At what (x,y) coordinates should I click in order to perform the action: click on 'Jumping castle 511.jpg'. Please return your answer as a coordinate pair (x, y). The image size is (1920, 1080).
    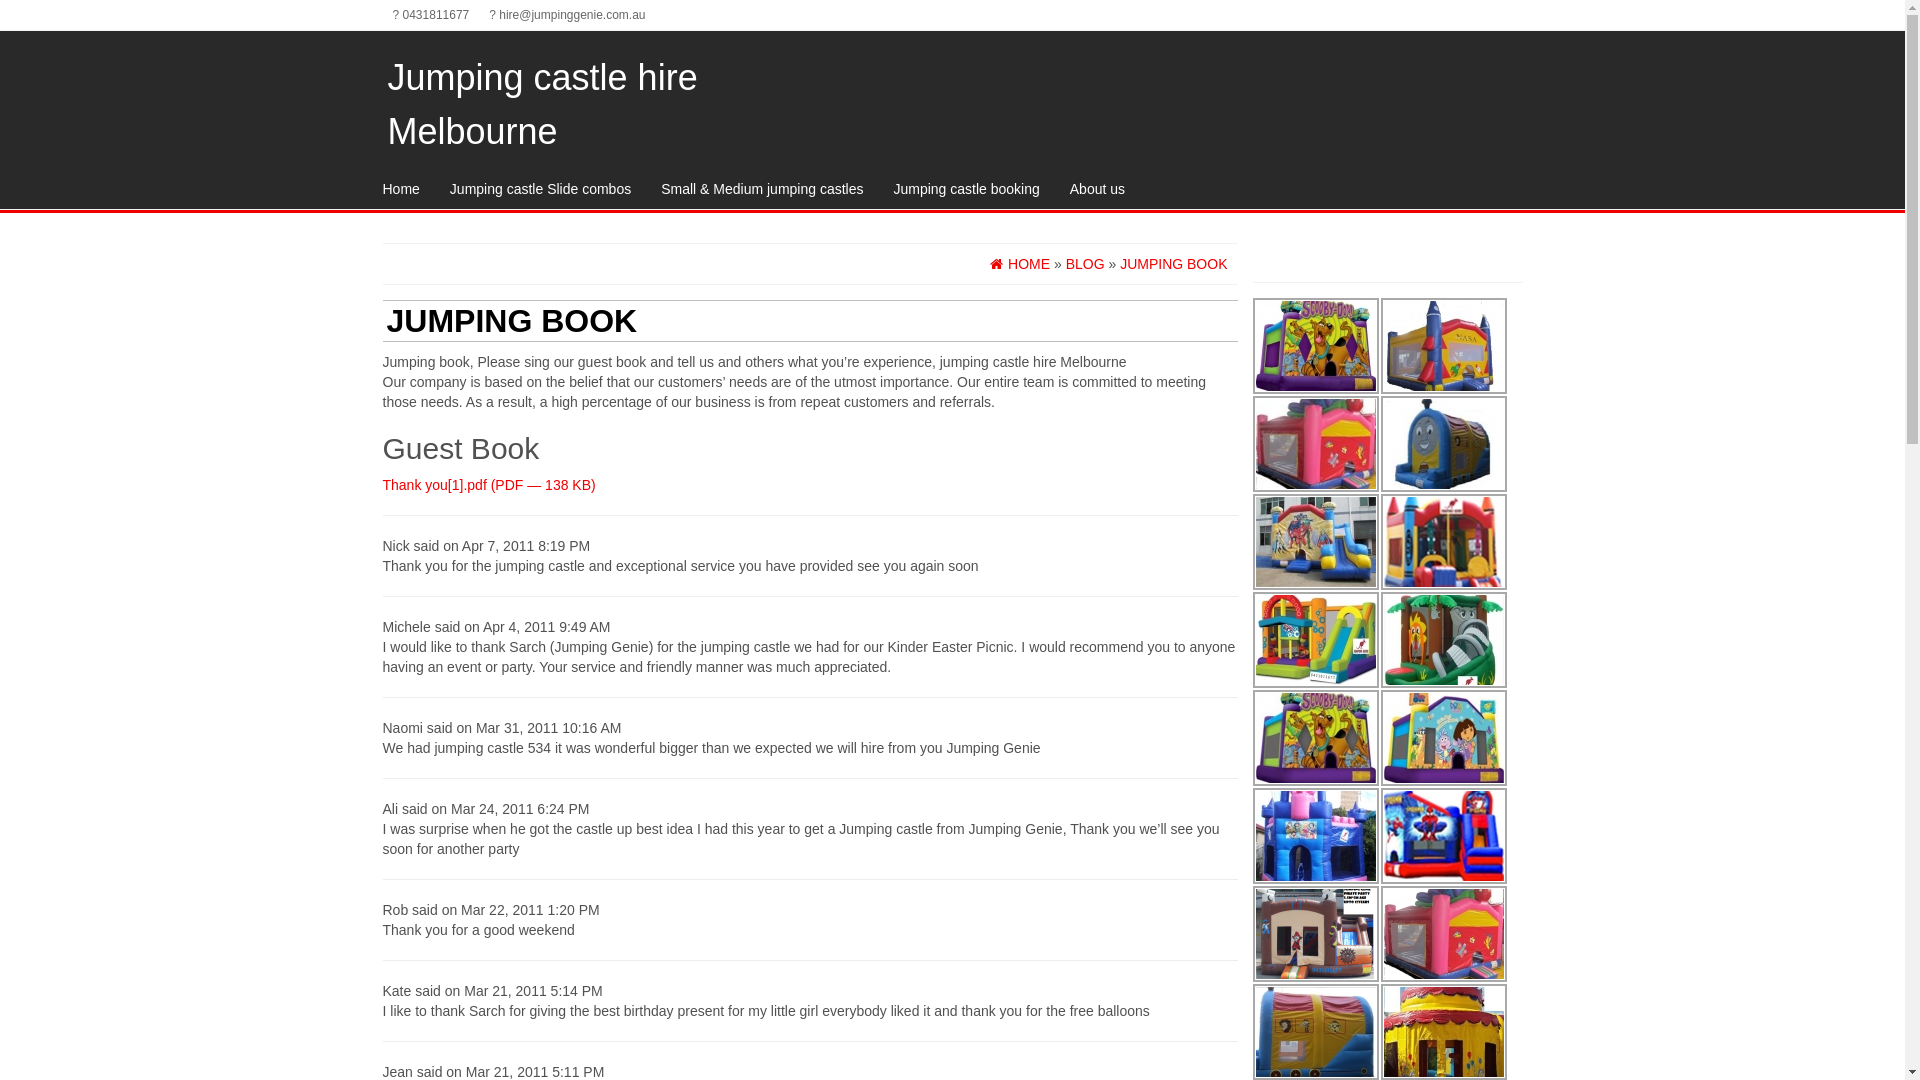
    Looking at the image, I should click on (1443, 933).